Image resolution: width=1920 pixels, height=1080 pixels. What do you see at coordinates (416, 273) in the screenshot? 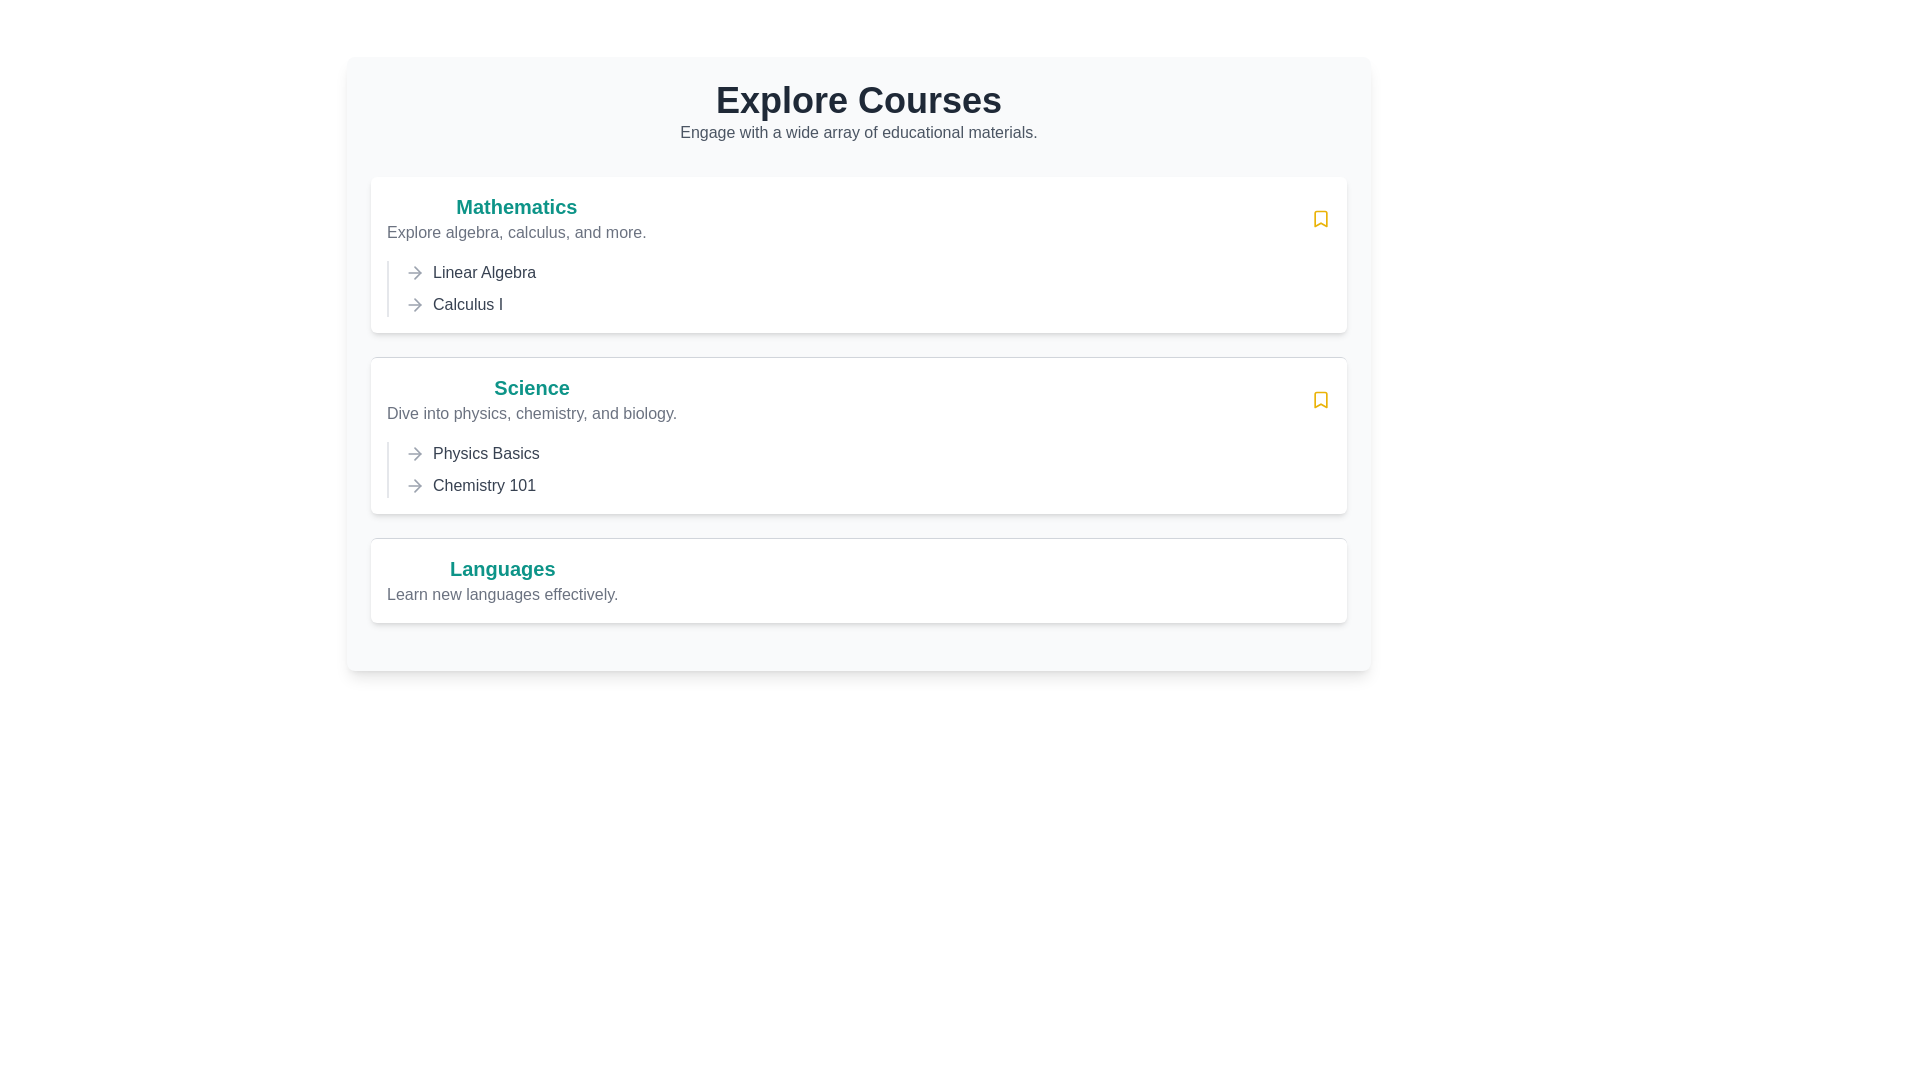
I see `the rightward-pointing arrow icon located to the right of the 'Linear Algebra' text under the 'Mathematics' section` at bounding box center [416, 273].